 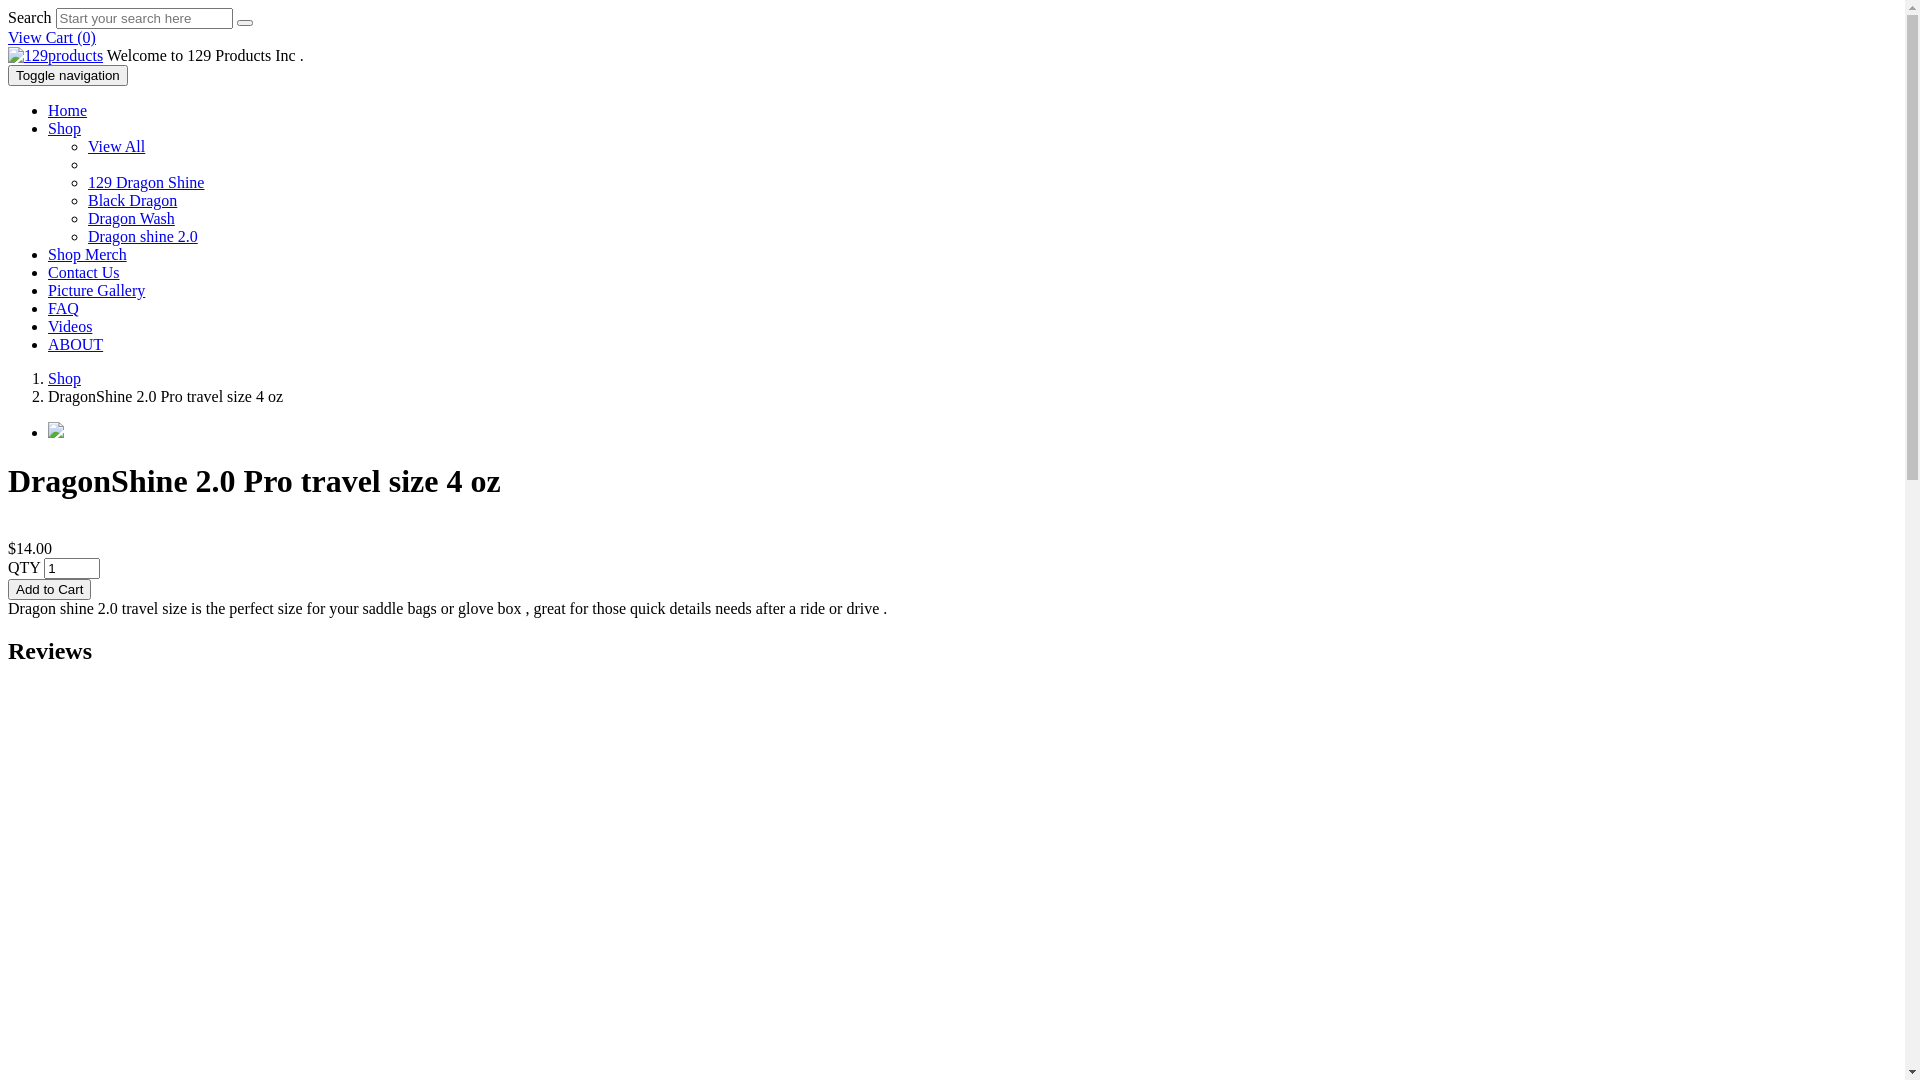 What do you see at coordinates (95, 290) in the screenshot?
I see `'Picture Gallery'` at bounding box center [95, 290].